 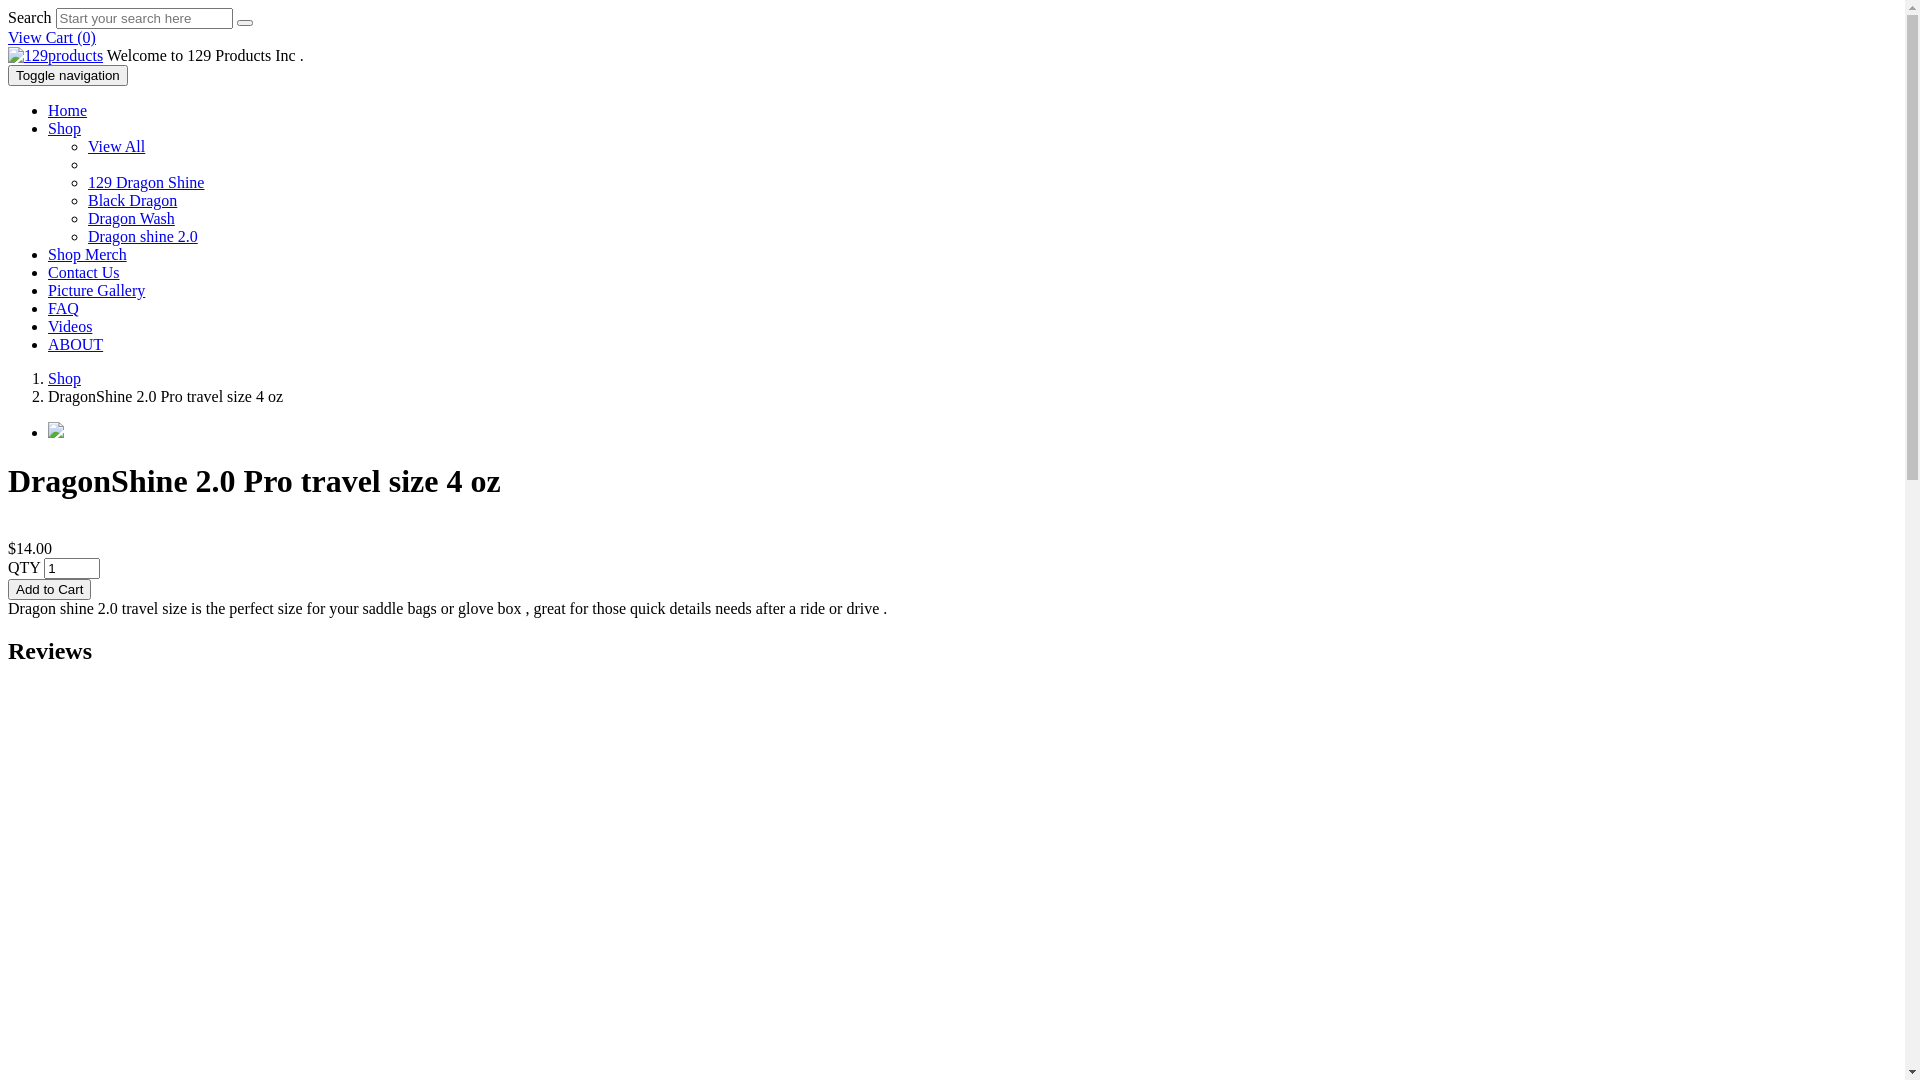 What do you see at coordinates (95, 290) in the screenshot?
I see `'Picture Gallery'` at bounding box center [95, 290].